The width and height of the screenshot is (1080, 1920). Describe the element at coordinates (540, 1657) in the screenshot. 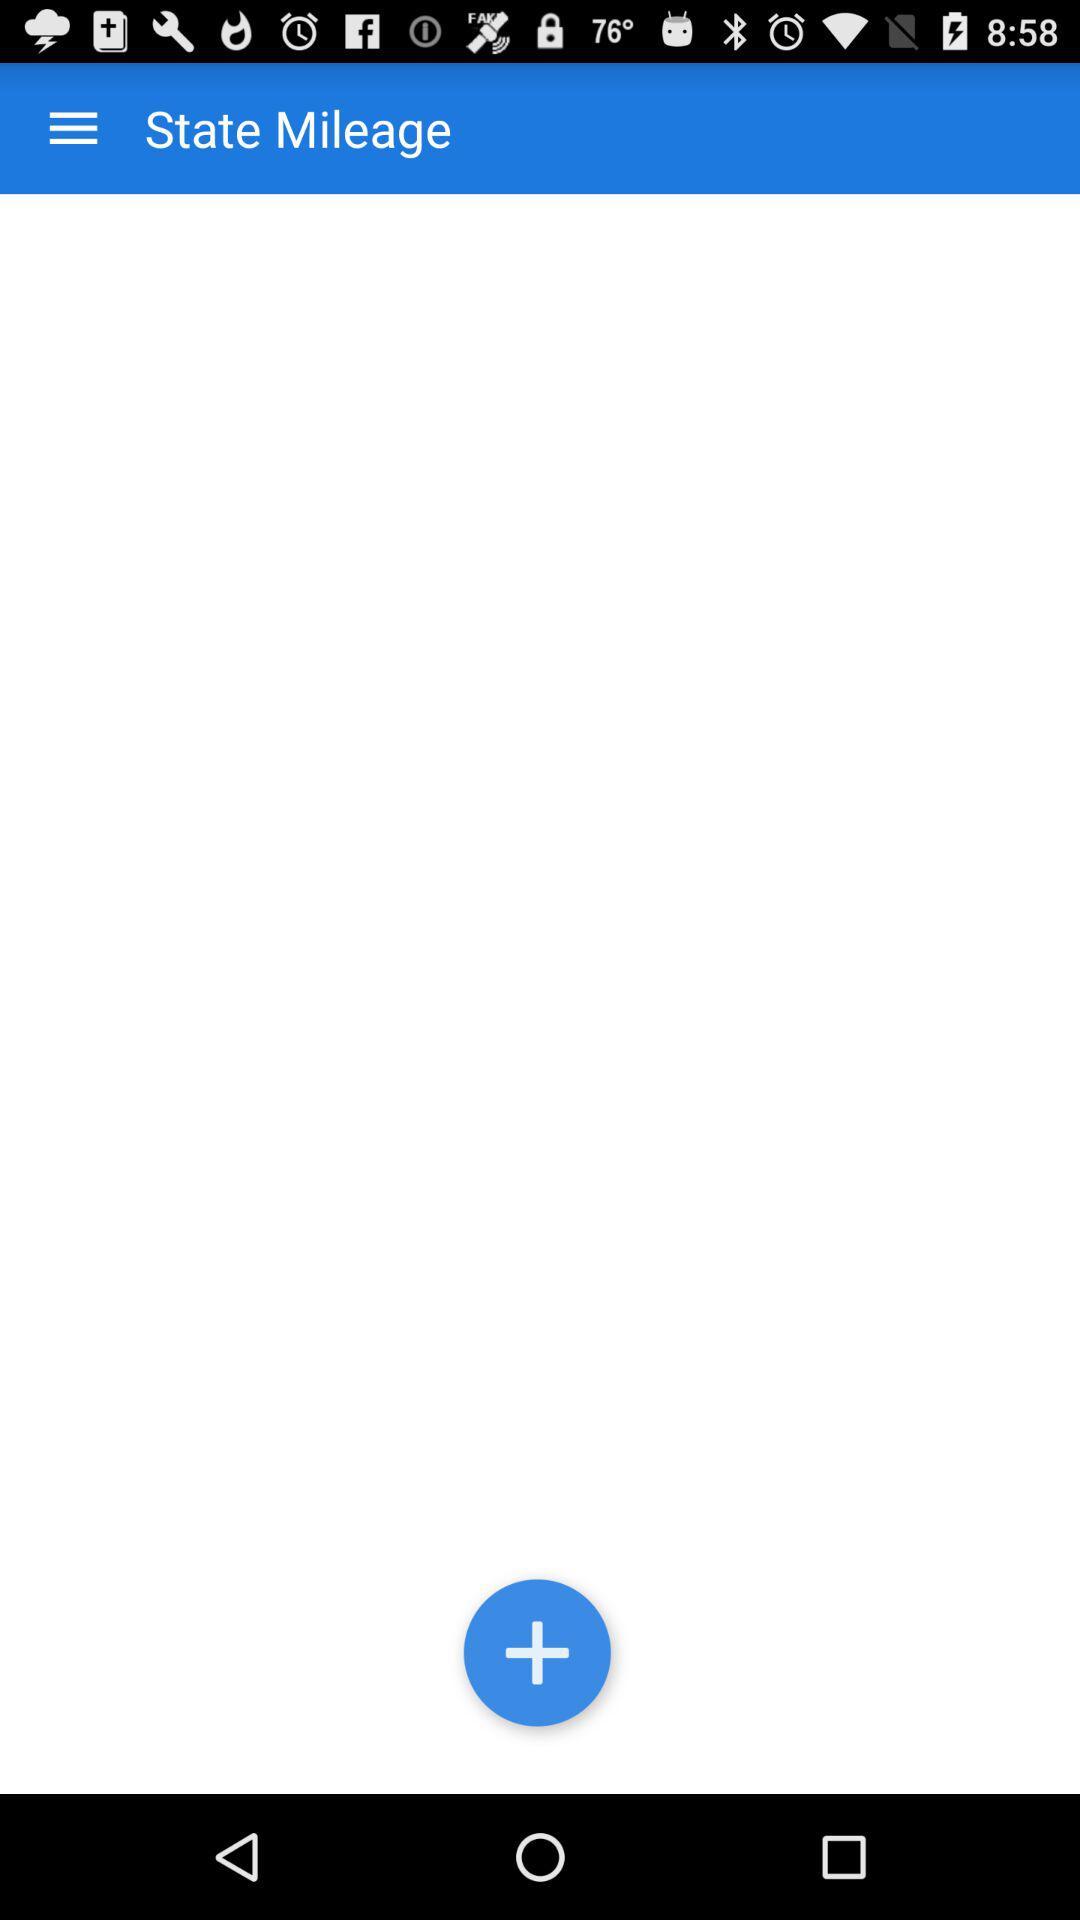

I see `an item` at that location.